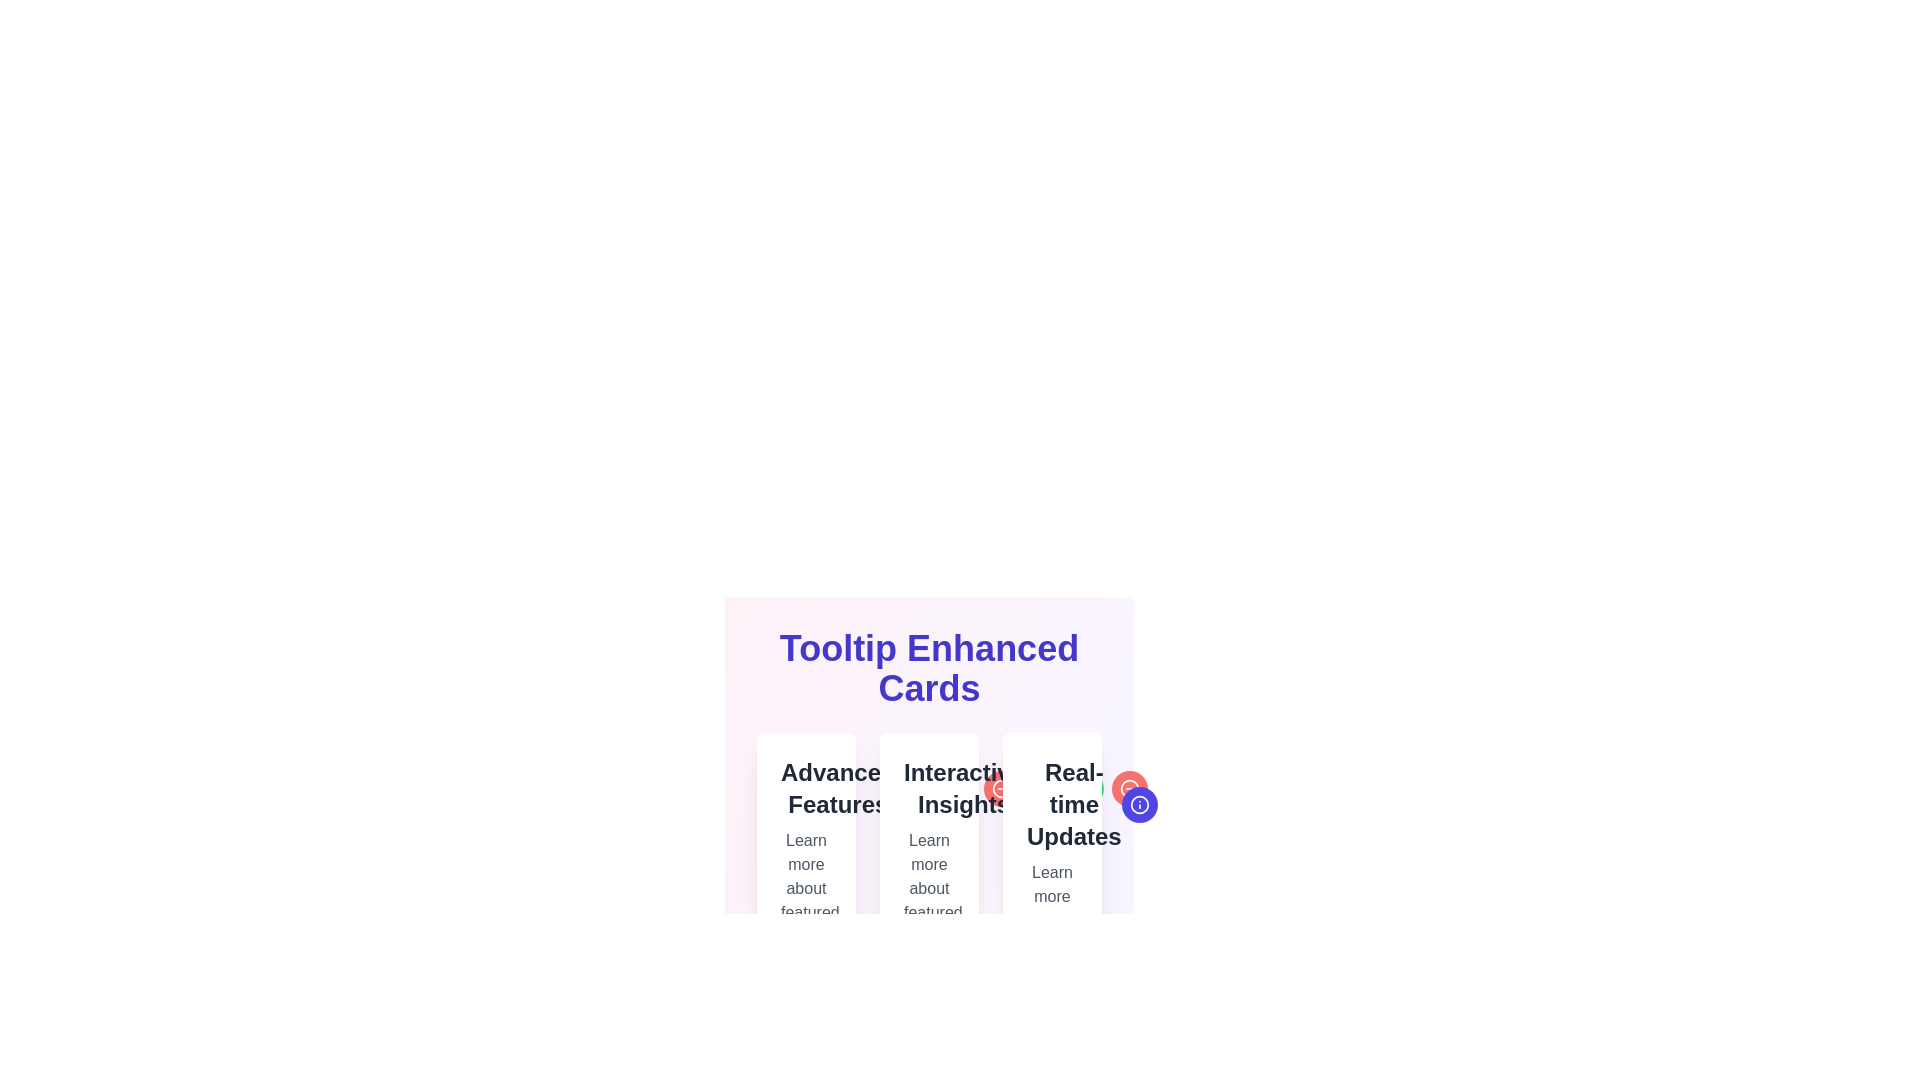  Describe the element at coordinates (806, 867) in the screenshot. I see `the 'Advanced Features' informational card, which is the leftmost card in a 3-column grid layout` at that location.